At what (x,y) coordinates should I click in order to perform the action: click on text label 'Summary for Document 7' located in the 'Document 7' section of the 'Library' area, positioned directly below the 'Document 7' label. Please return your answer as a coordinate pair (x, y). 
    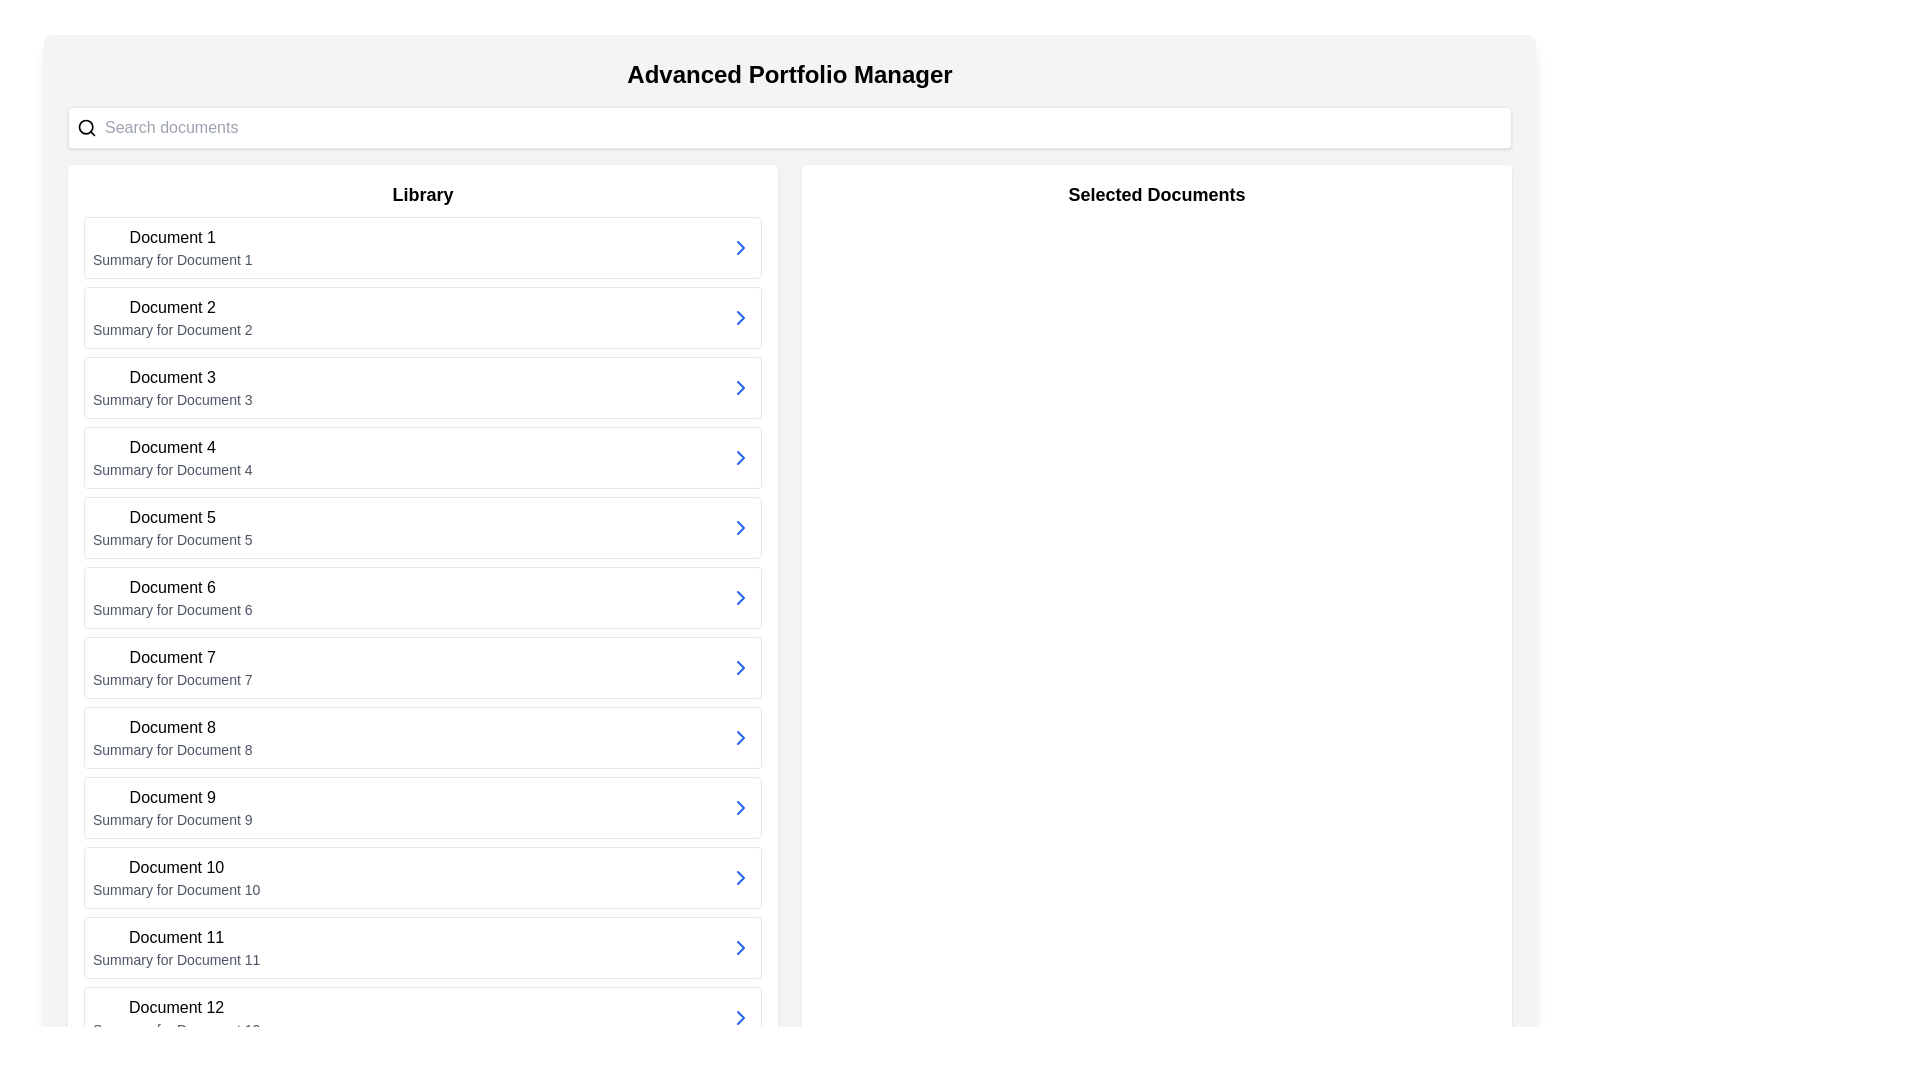
    Looking at the image, I should click on (172, 678).